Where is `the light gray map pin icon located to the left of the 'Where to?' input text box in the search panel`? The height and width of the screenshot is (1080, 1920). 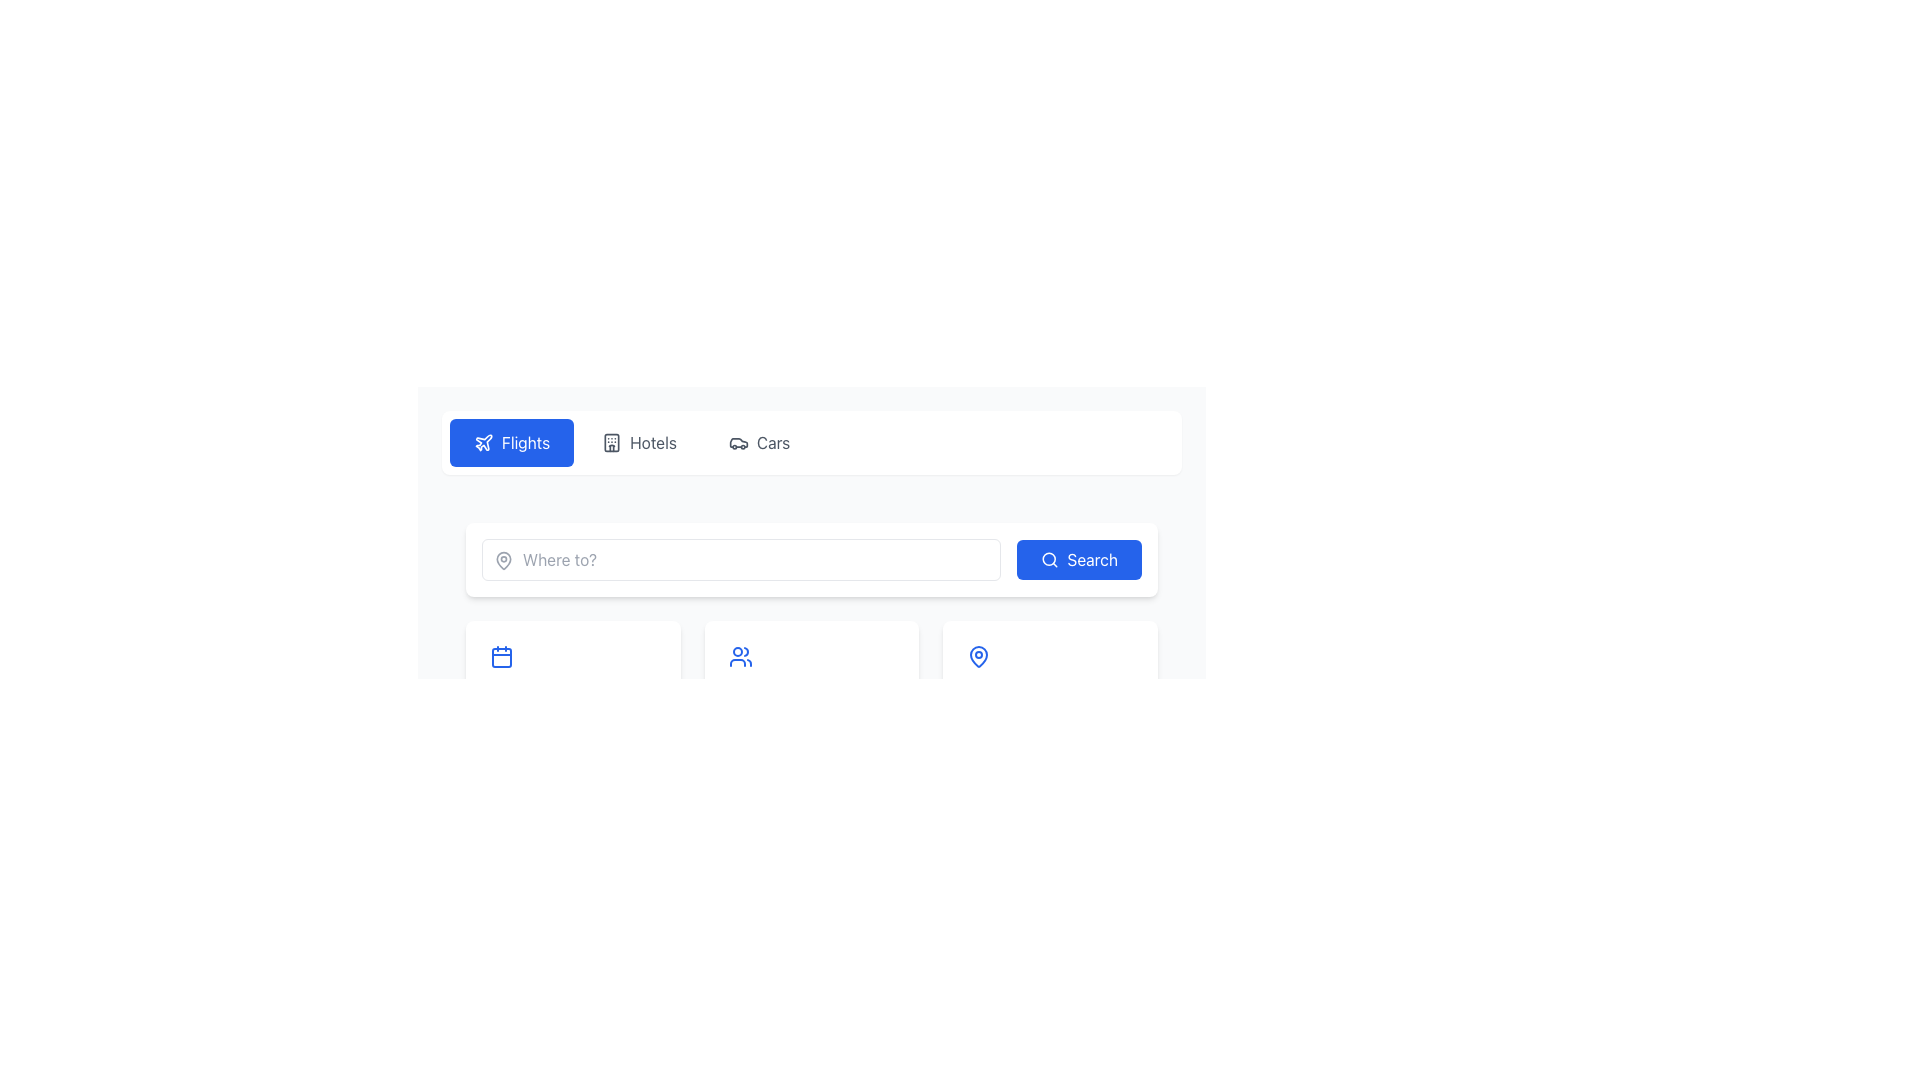 the light gray map pin icon located to the left of the 'Where to?' input text box in the search panel is located at coordinates (504, 560).